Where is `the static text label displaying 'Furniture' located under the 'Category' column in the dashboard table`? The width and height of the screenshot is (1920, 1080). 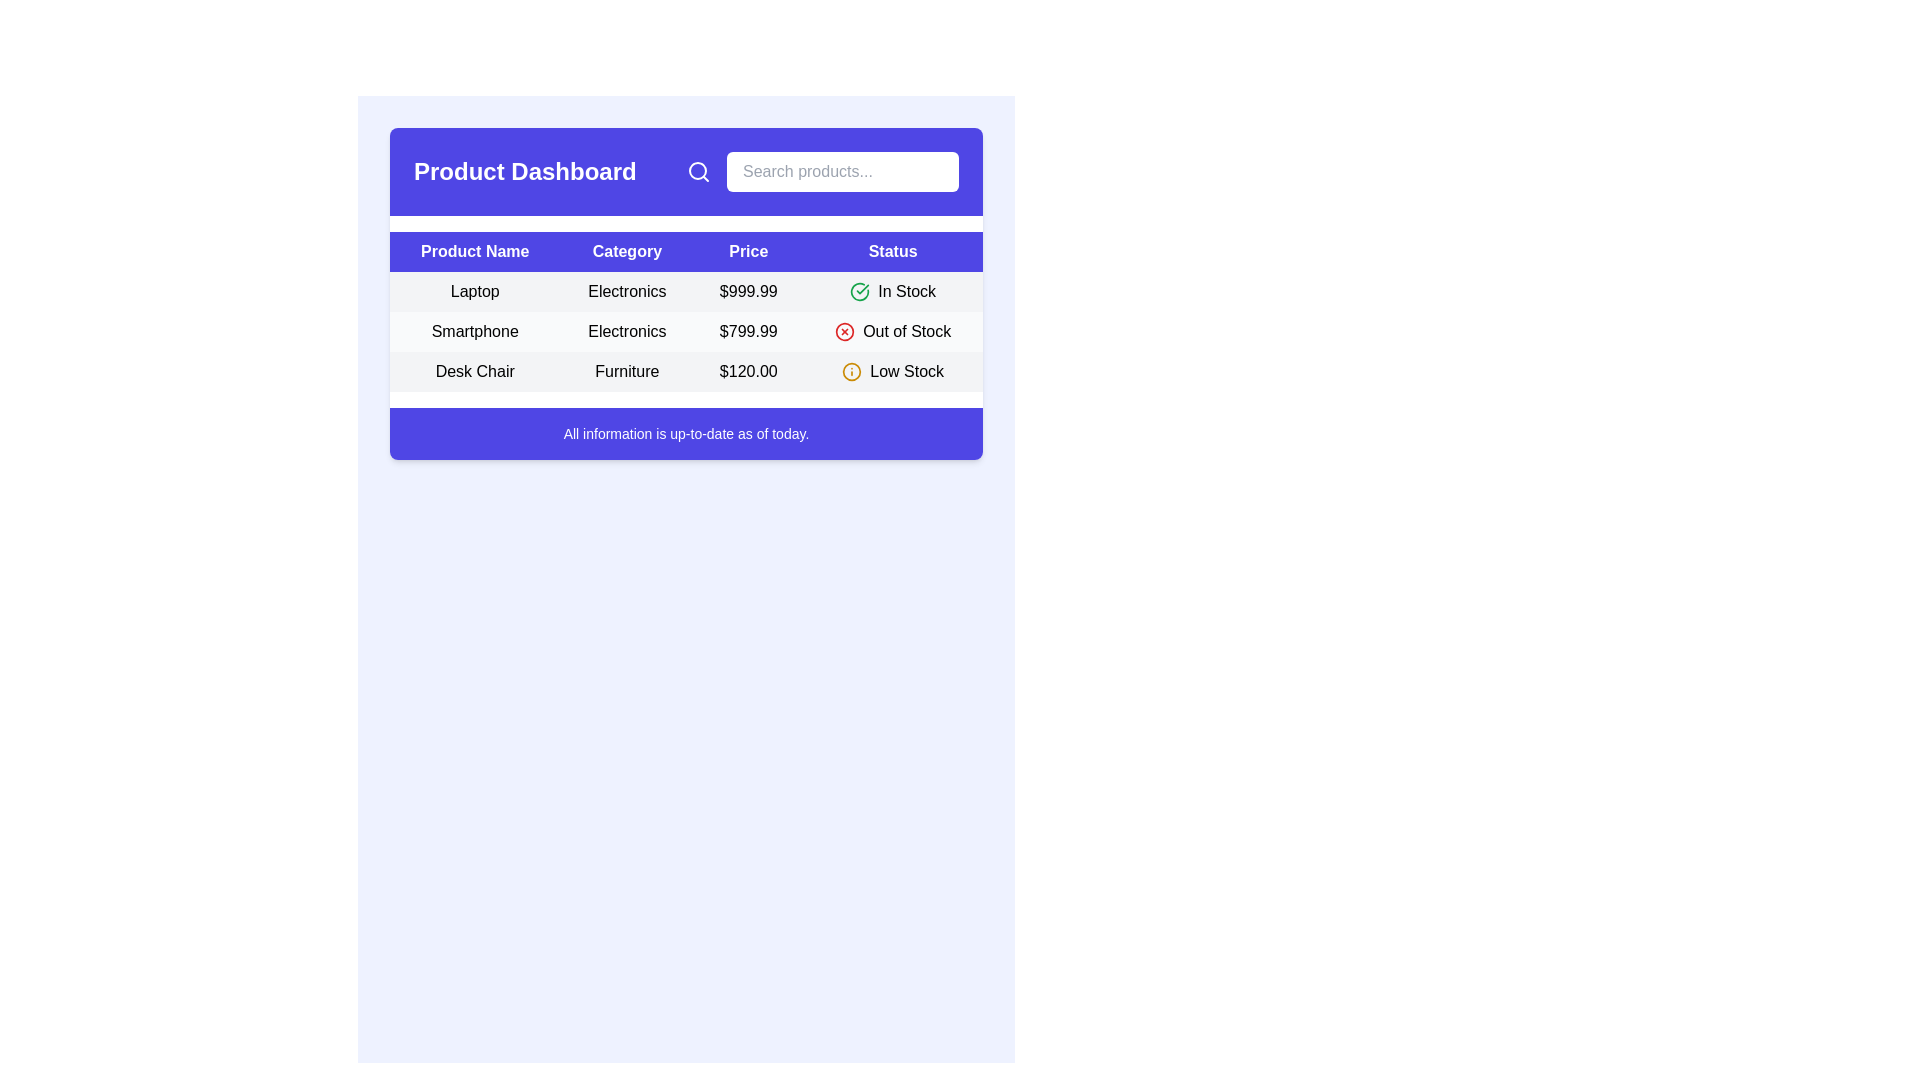
the static text label displaying 'Furniture' located under the 'Category' column in the dashboard table is located at coordinates (626, 371).